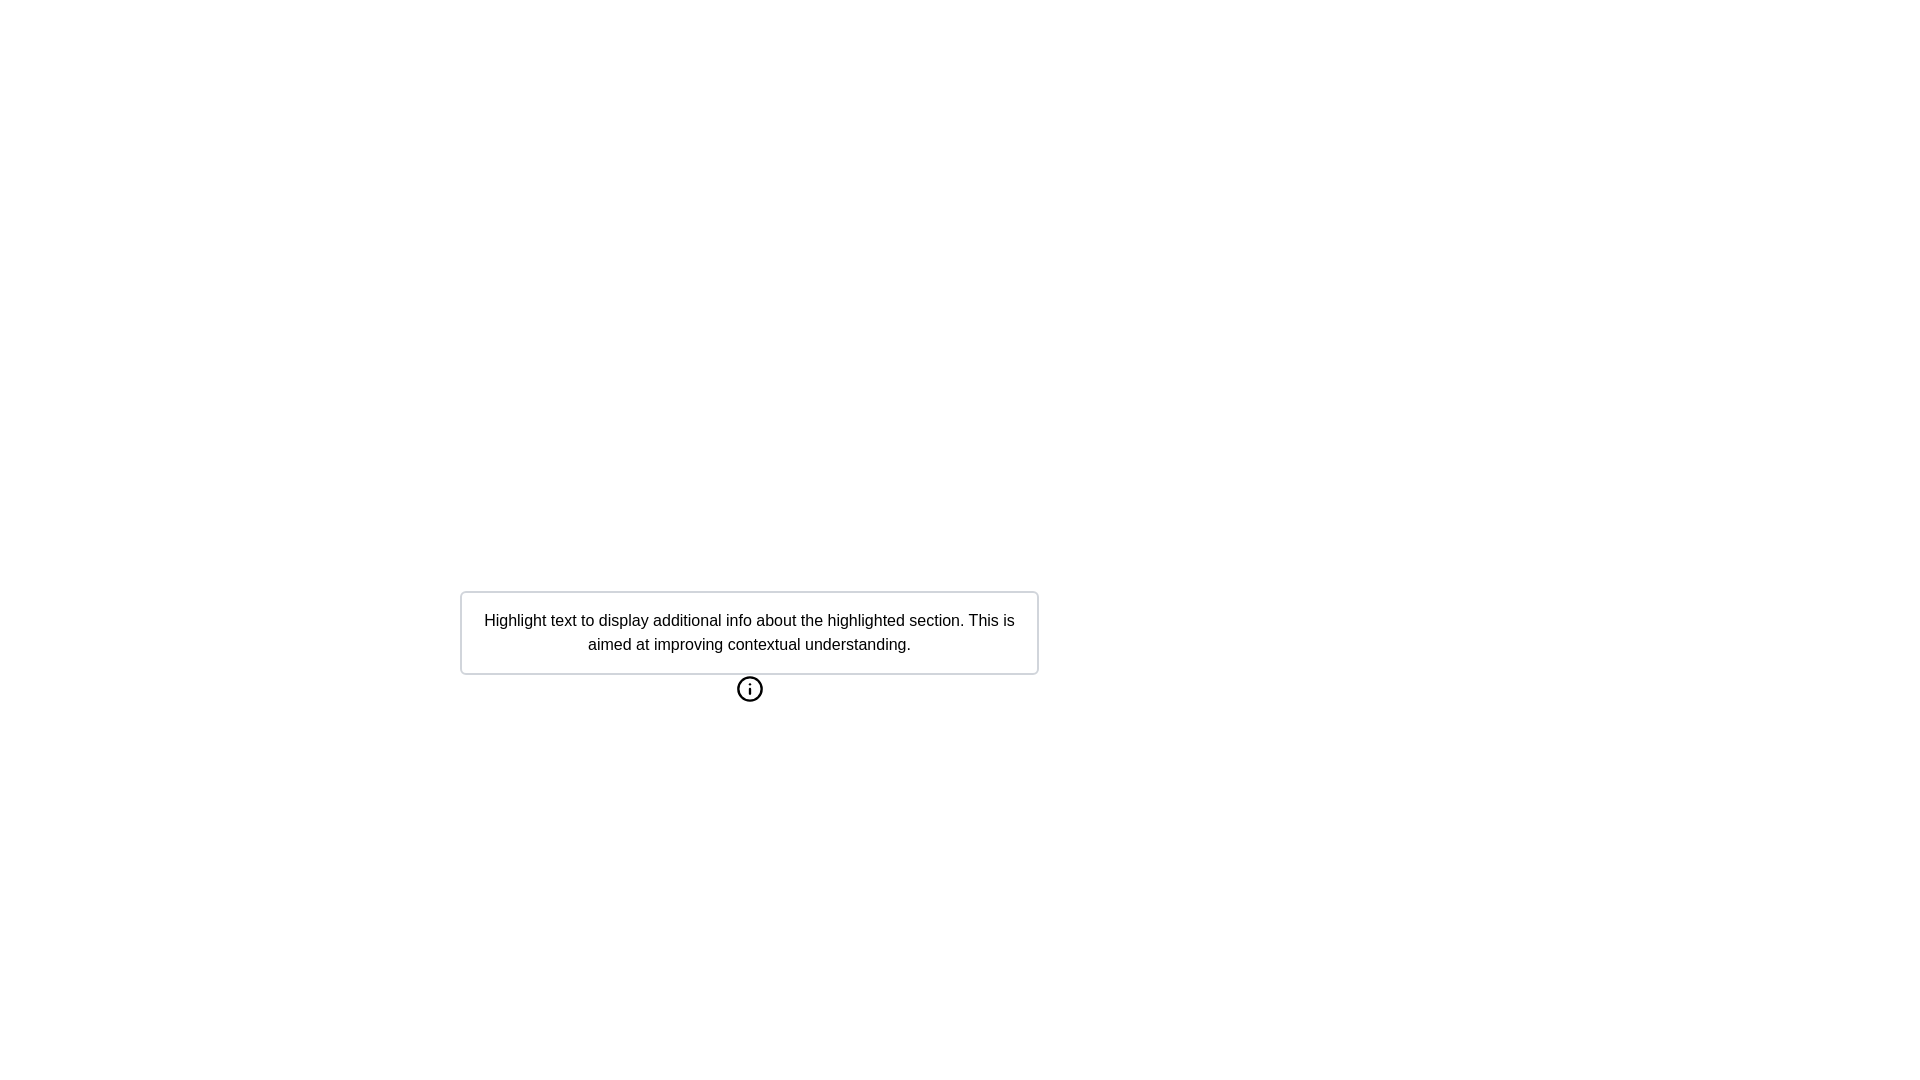 The width and height of the screenshot is (1920, 1080). What do you see at coordinates (748, 688) in the screenshot?
I see `the innermost circular component of the 'info' icon, which is centrally placed within its larger circular outline` at bounding box center [748, 688].